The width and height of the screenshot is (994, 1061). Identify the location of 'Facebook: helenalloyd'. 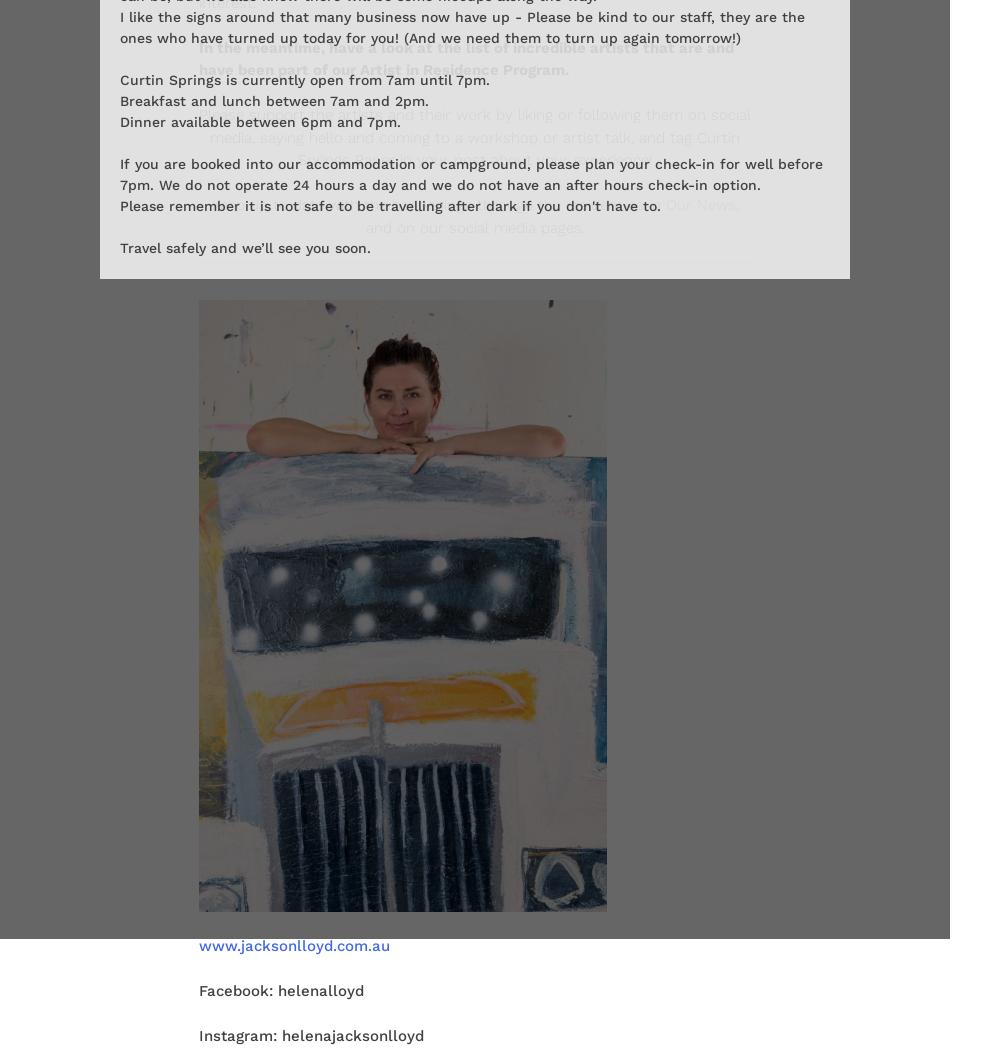
(280, 989).